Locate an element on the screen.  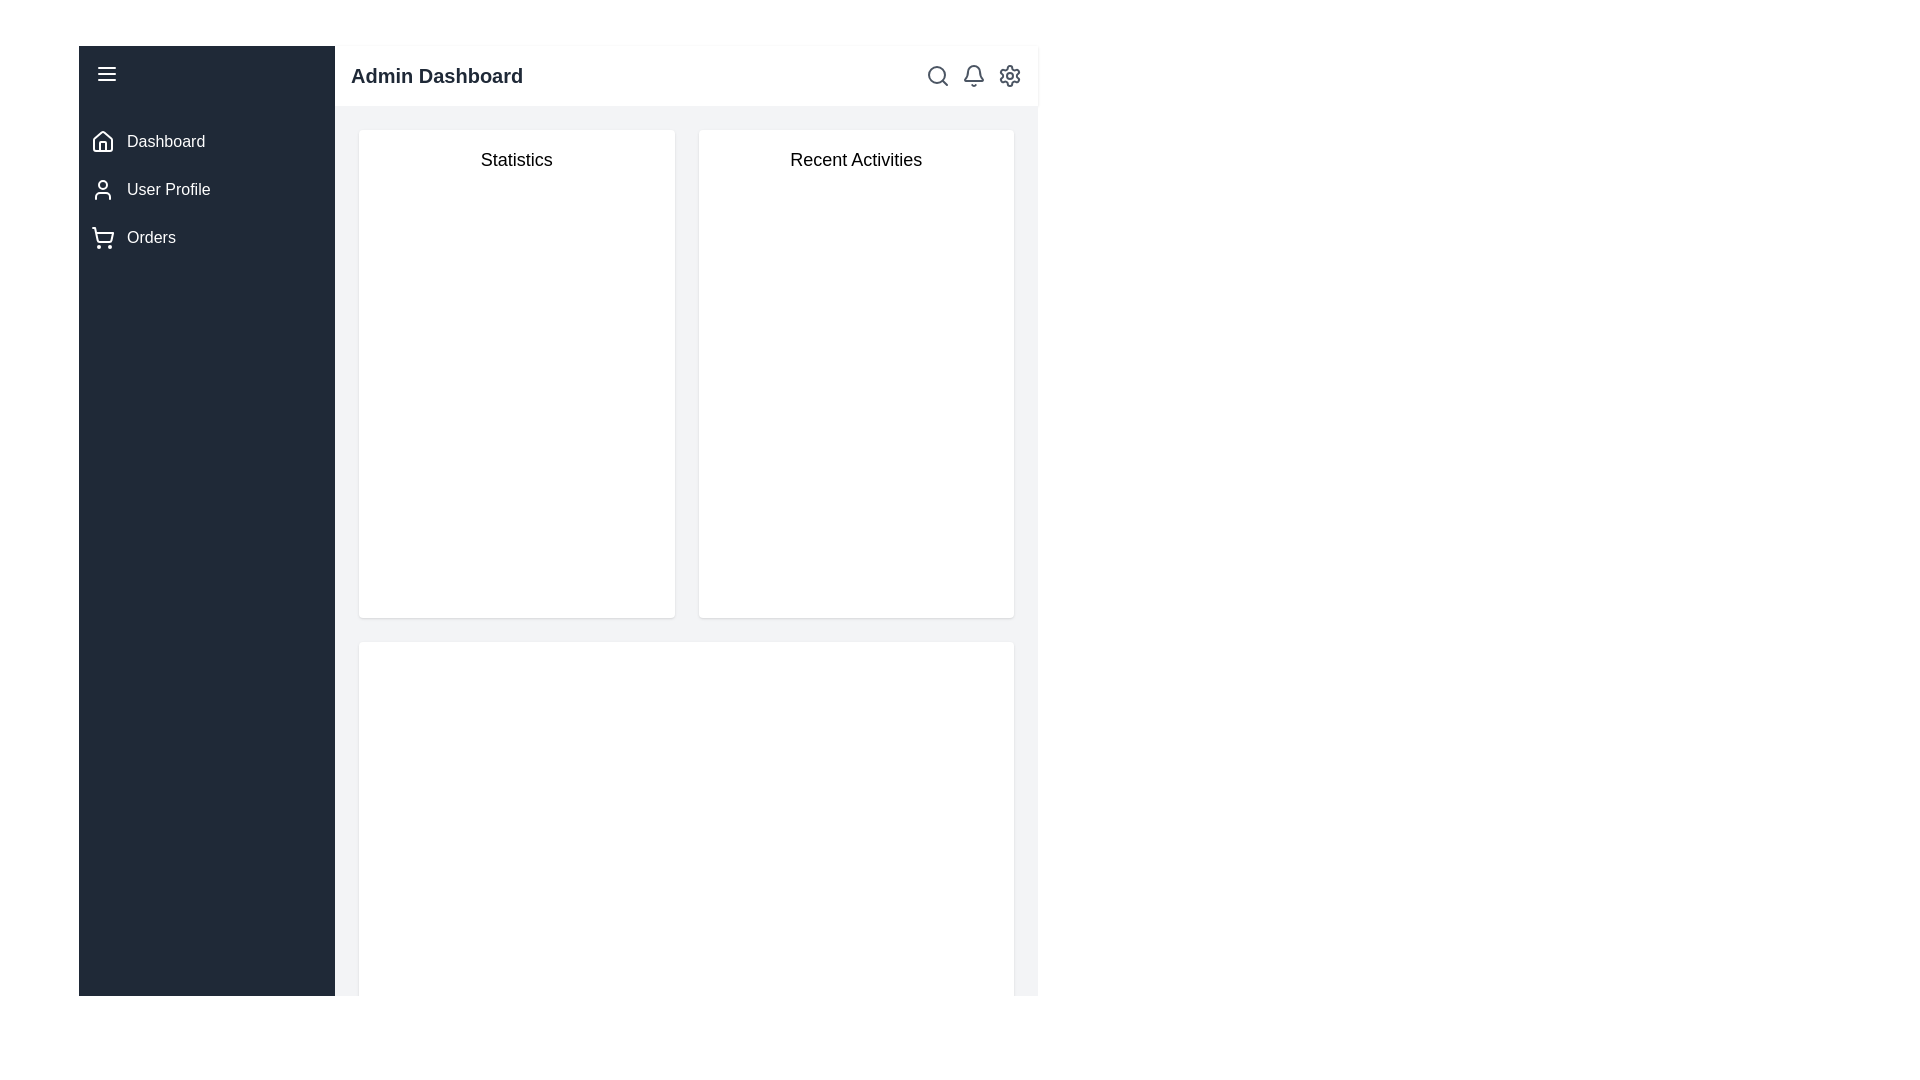
the shopping cart icon in the vertical navigation bar on the left side of the interface, positioned in the third row beneath 'Dashboard' and 'User Profile' is located at coordinates (101, 237).